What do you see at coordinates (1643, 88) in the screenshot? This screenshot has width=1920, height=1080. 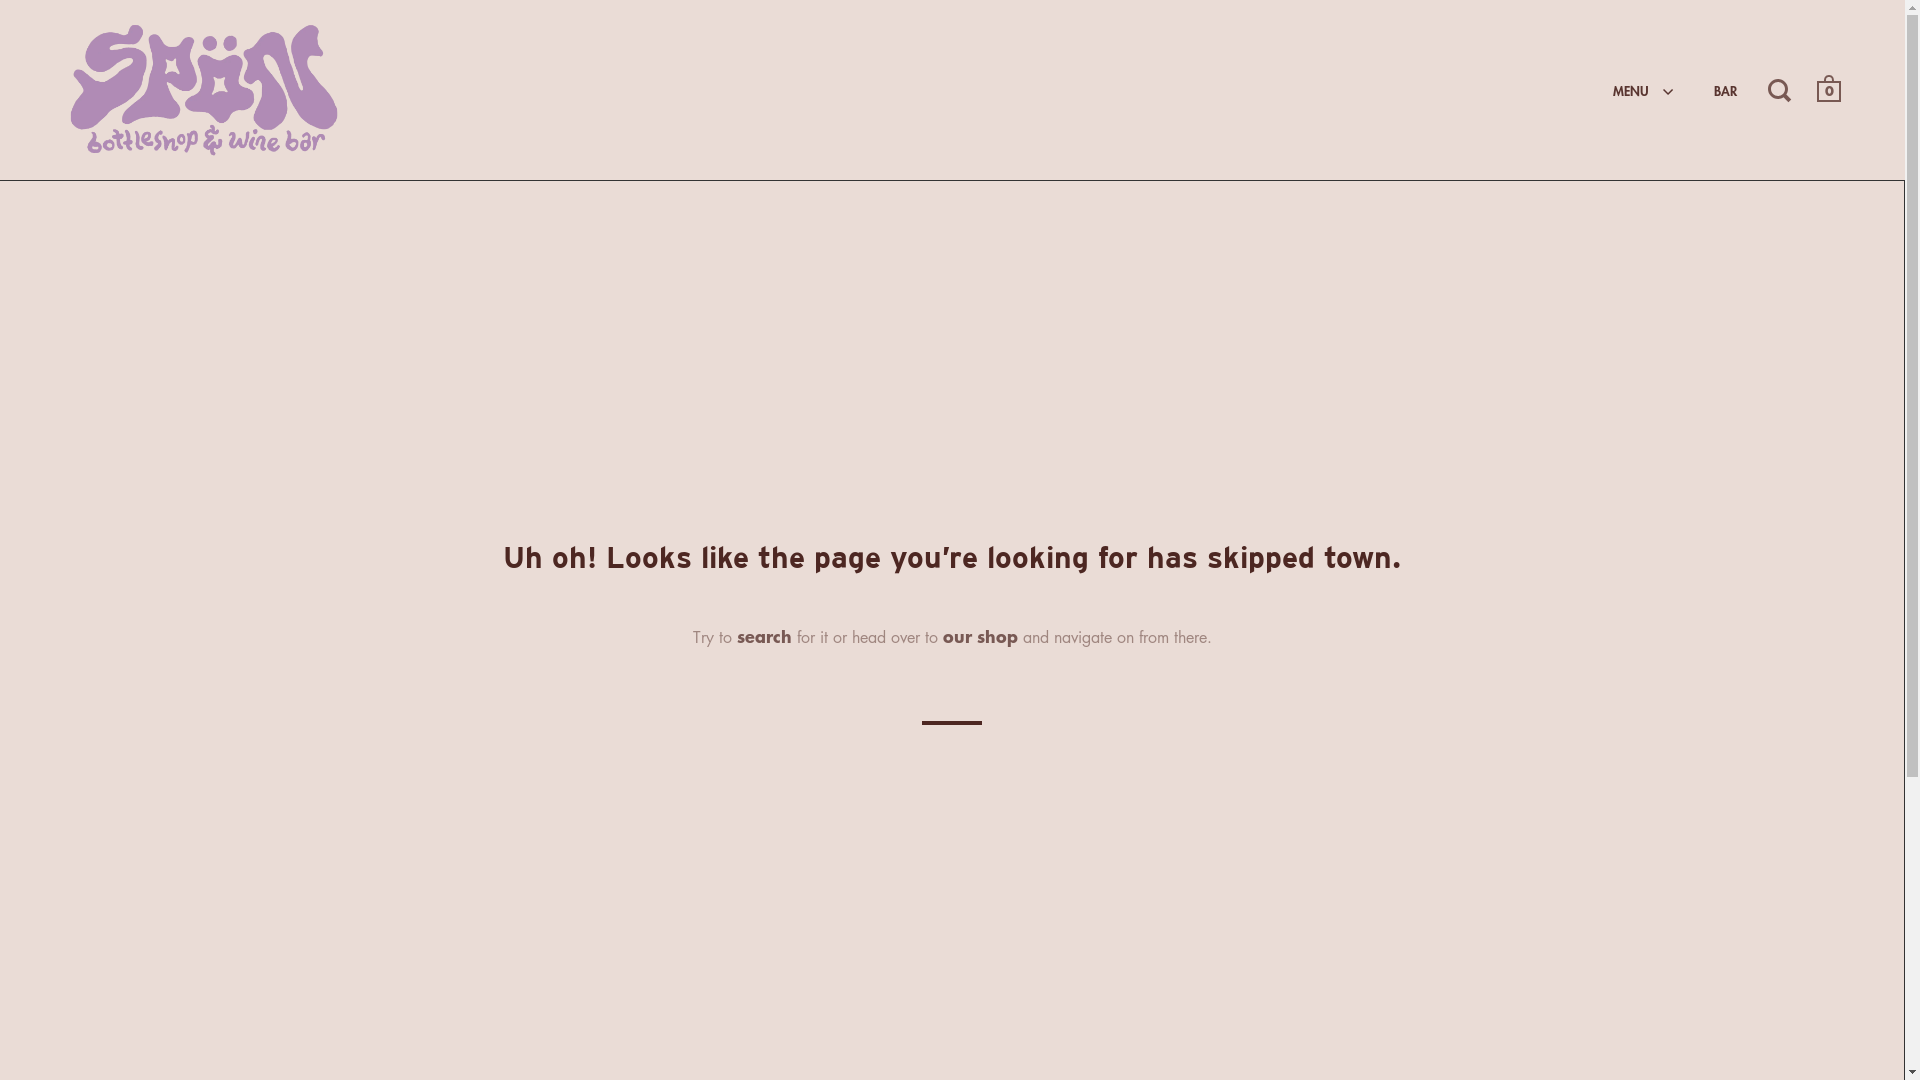 I see `'MENU'` at bounding box center [1643, 88].